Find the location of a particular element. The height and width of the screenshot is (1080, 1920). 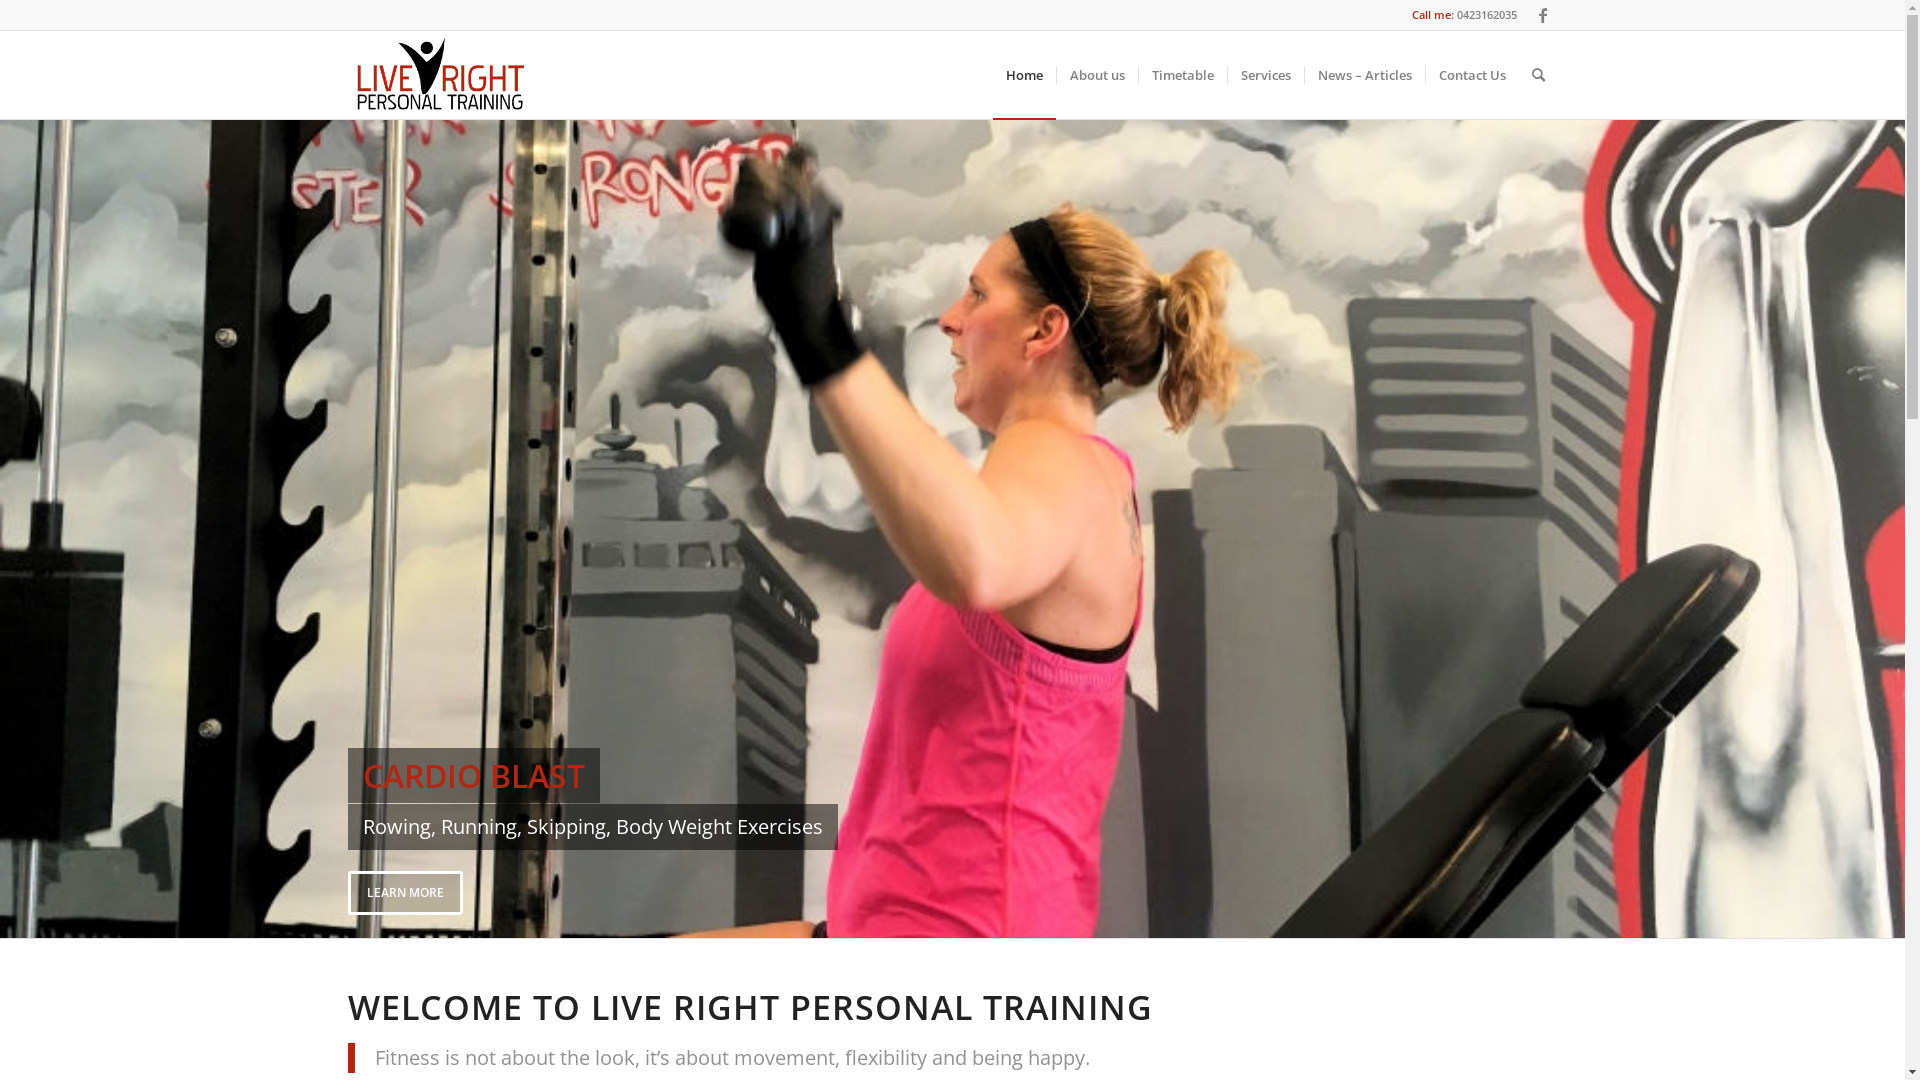

'LiveRightPT-red-logo' is located at coordinates (347, 73).